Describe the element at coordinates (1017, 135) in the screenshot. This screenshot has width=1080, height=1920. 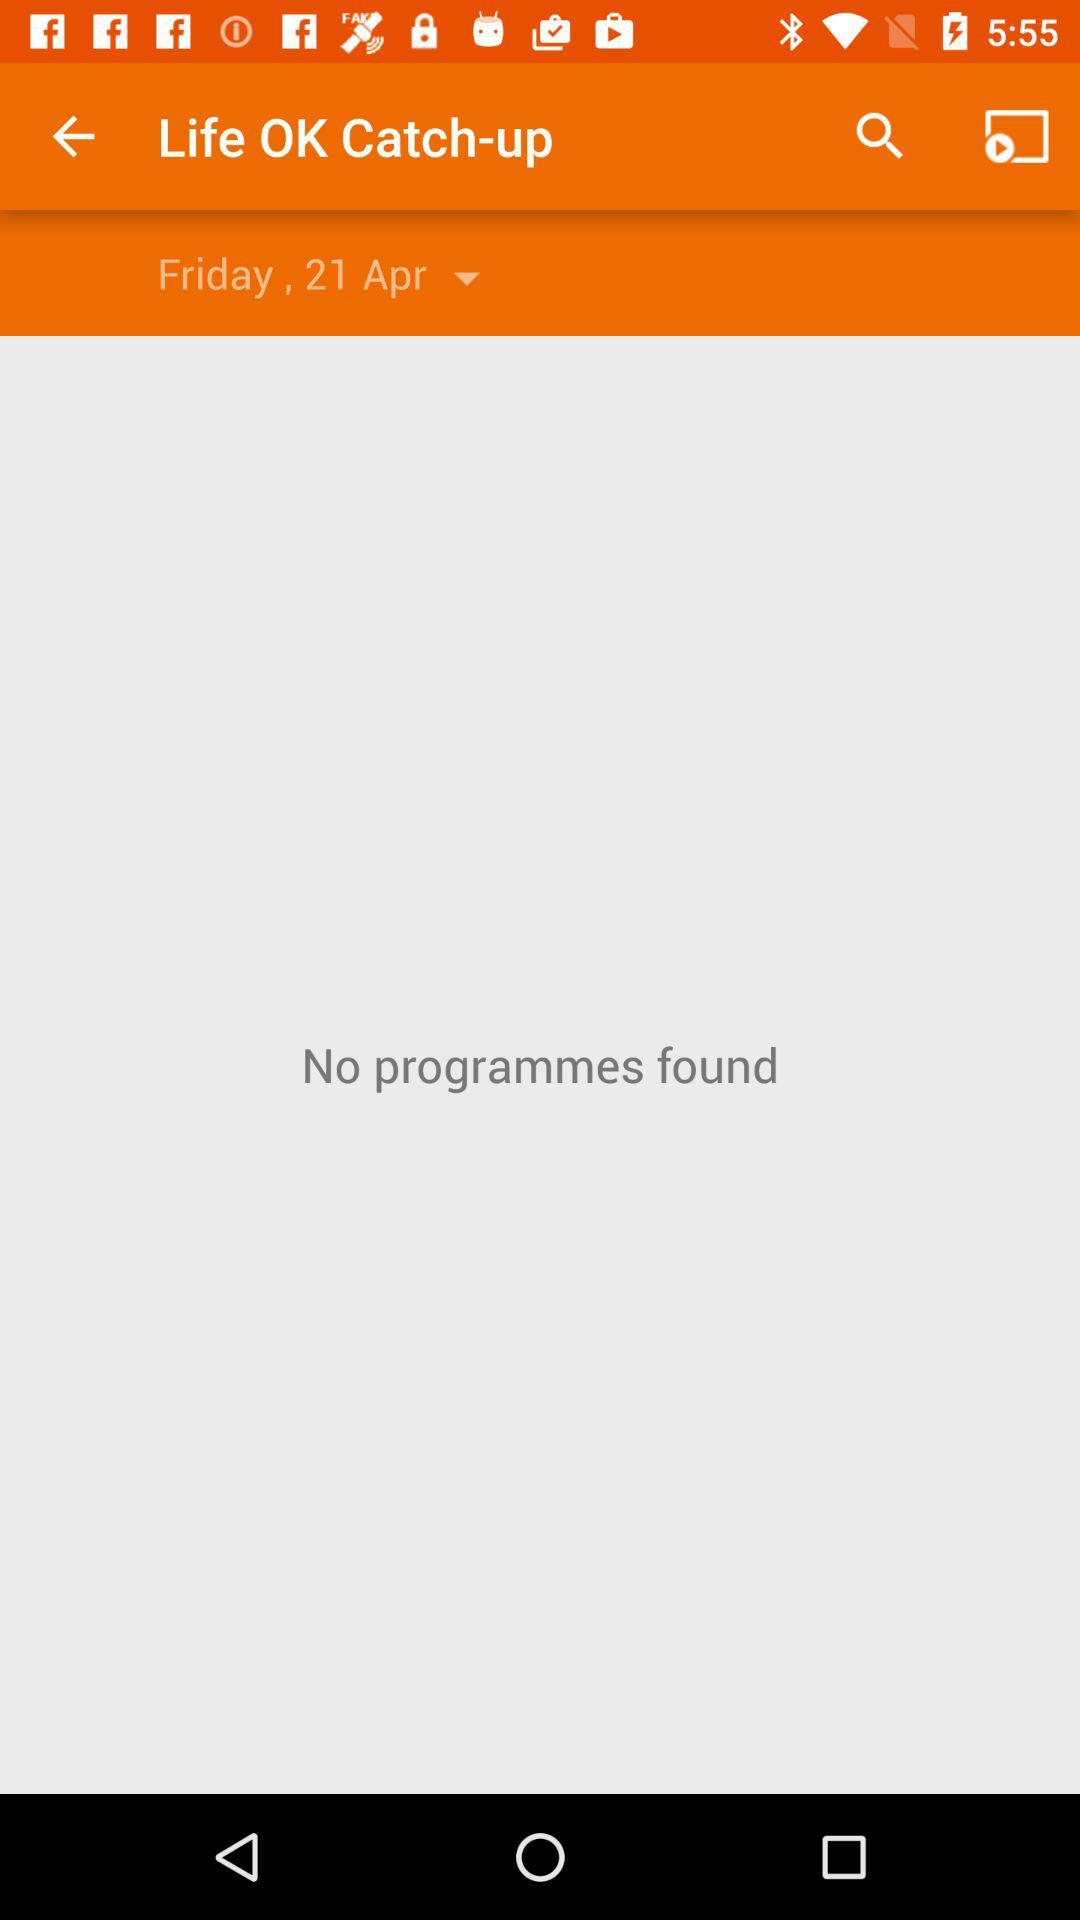
I see `item above no programmes found` at that location.